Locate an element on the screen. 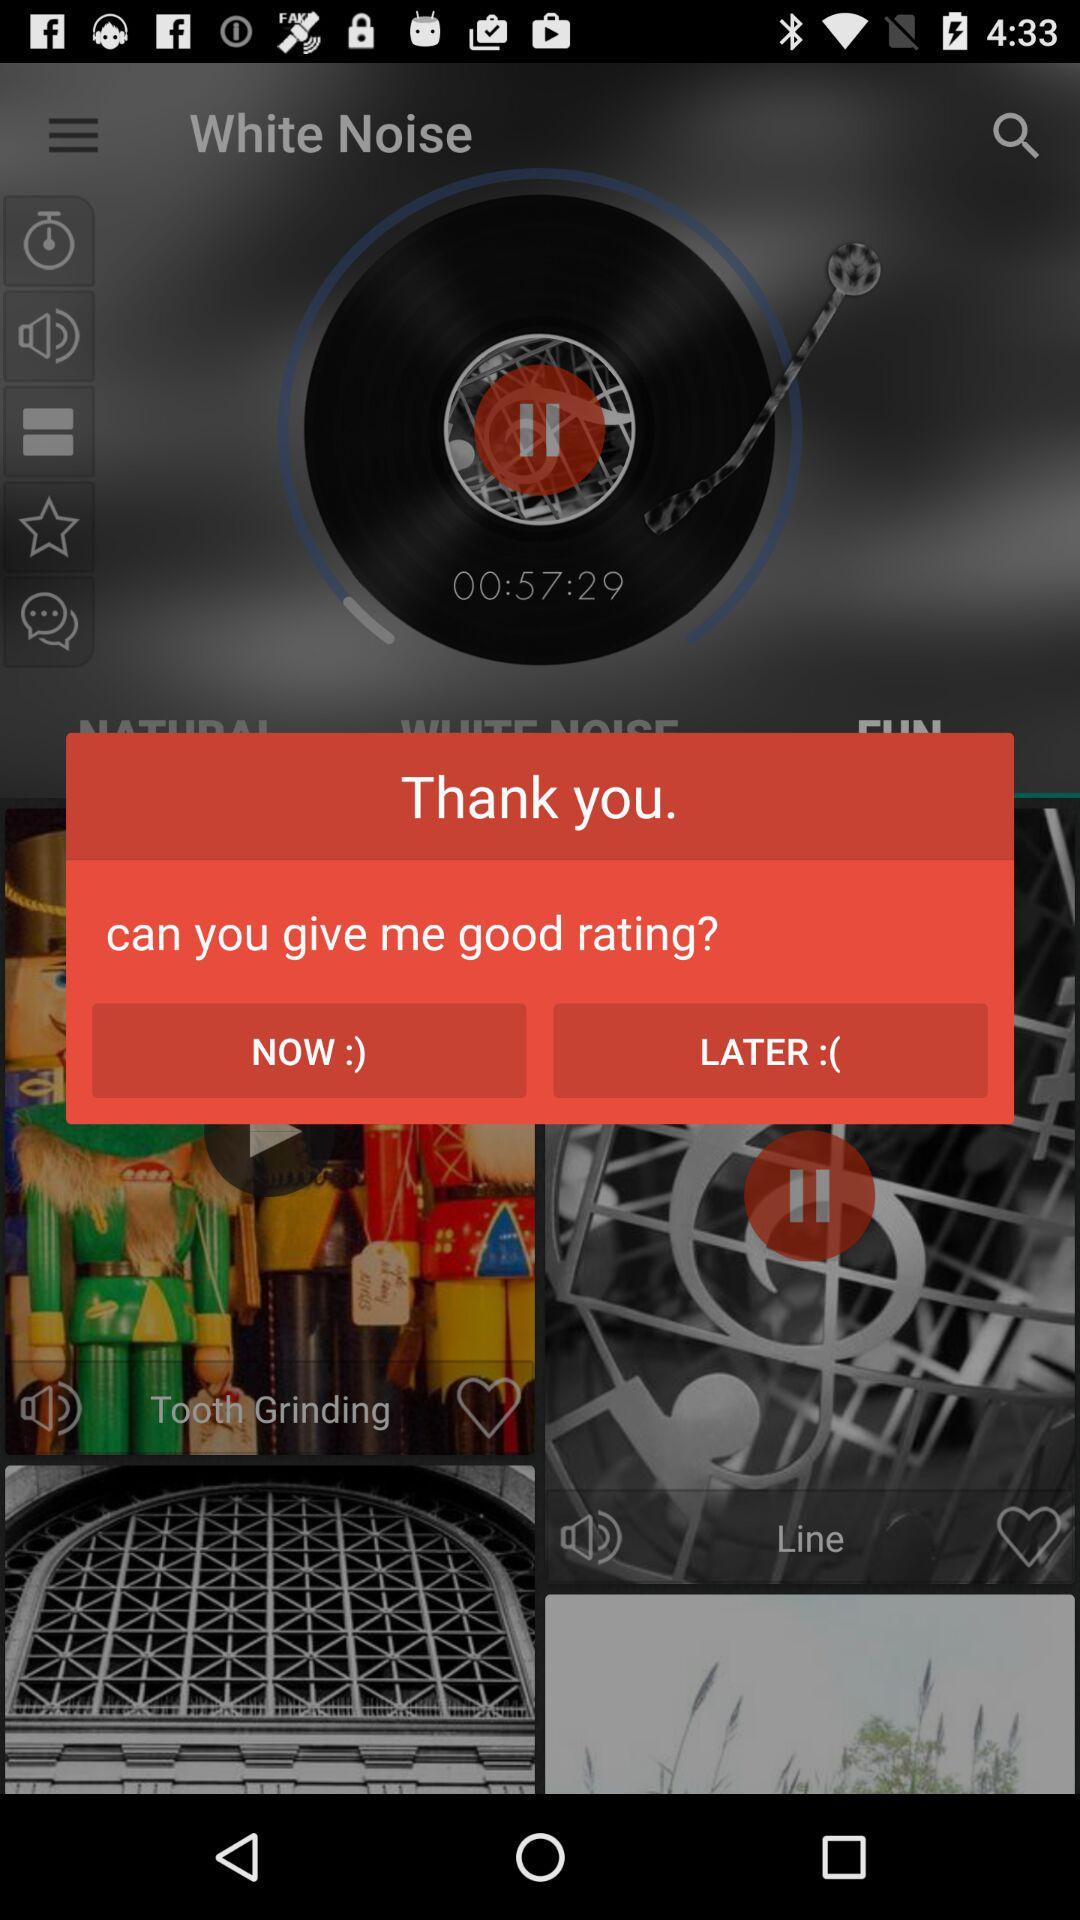 The image size is (1080, 1920). icon below the can you give item is located at coordinates (769, 1049).